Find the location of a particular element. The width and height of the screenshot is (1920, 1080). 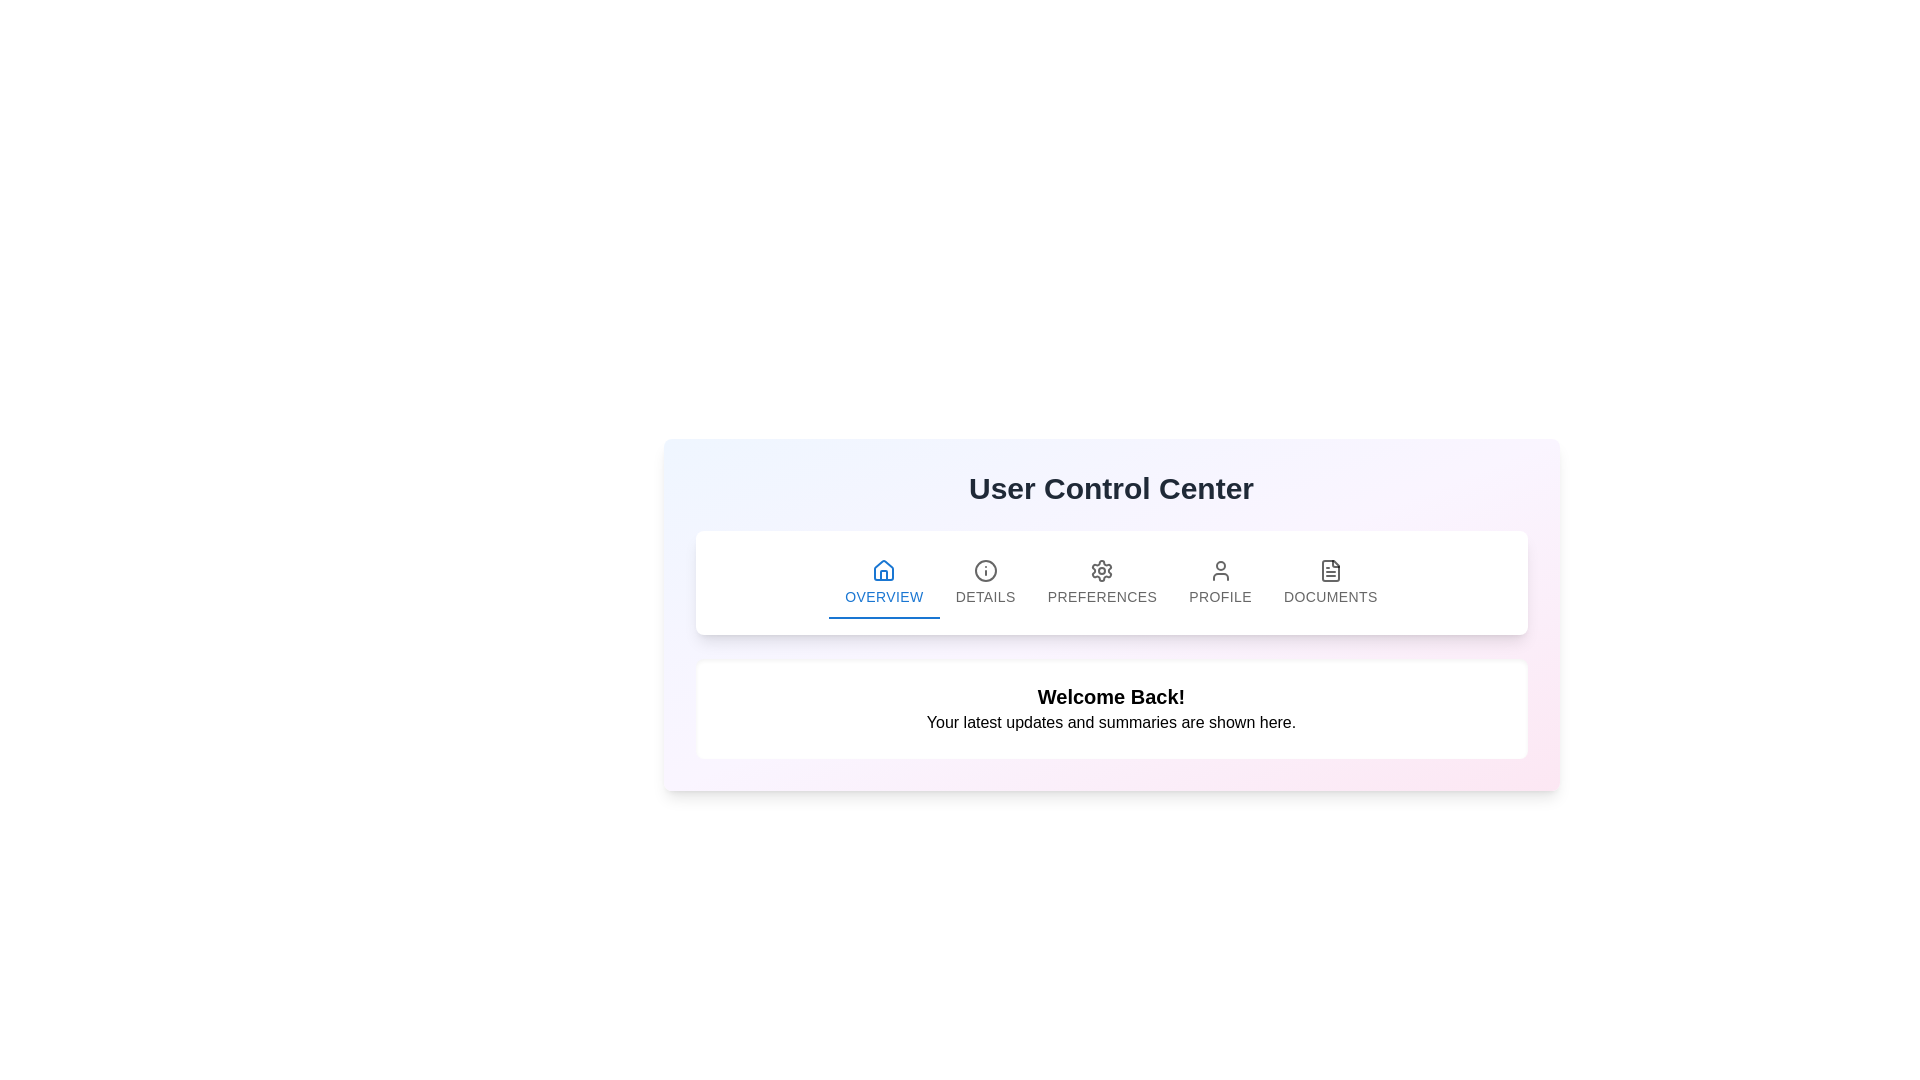

the 'Profile' tab icon, which visually represents the 'Profile' section and is located above the 'PROFILE' label in the navigation bar is located at coordinates (1219, 571).